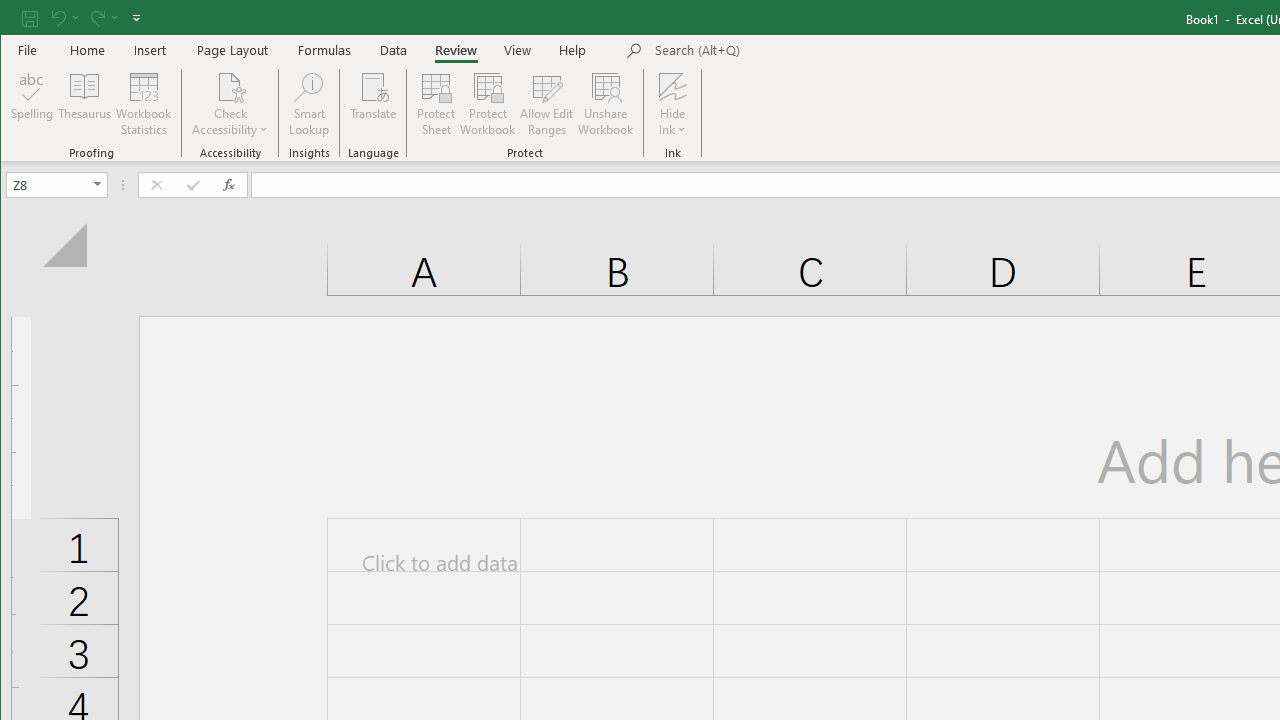 This screenshot has height=720, width=1280. Describe the element at coordinates (373, 104) in the screenshot. I see `'Translate'` at that location.